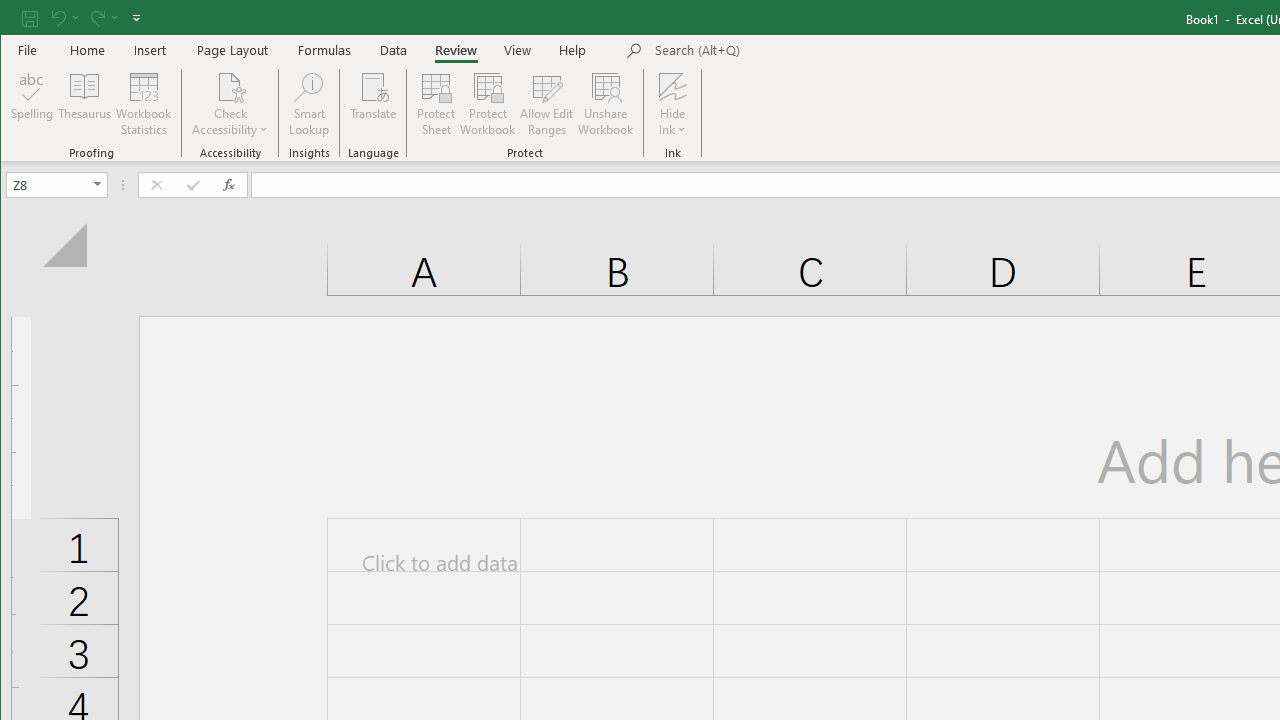 This screenshot has height=720, width=1280. Describe the element at coordinates (373, 104) in the screenshot. I see `'Translate'` at that location.